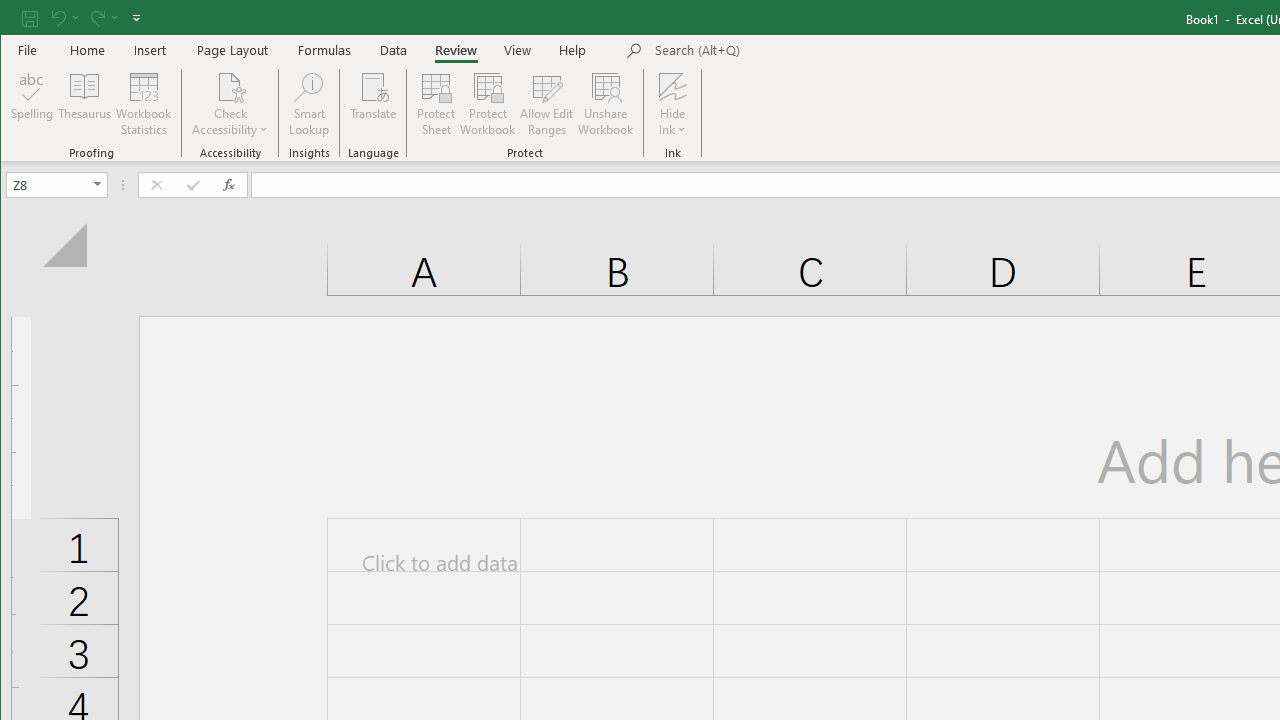 This screenshot has height=720, width=1280. Describe the element at coordinates (373, 104) in the screenshot. I see `'Translate'` at that location.